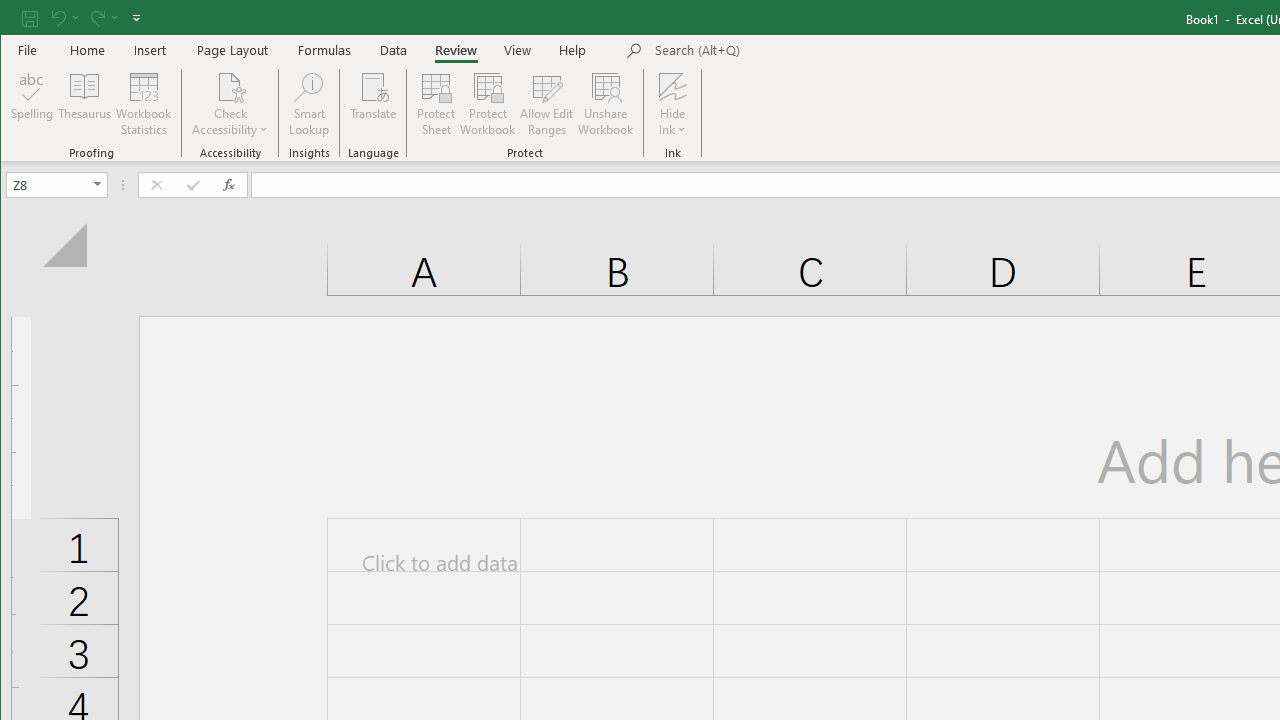 This screenshot has height=720, width=1280. Describe the element at coordinates (373, 104) in the screenshot. I see `'Translate'` at that location.